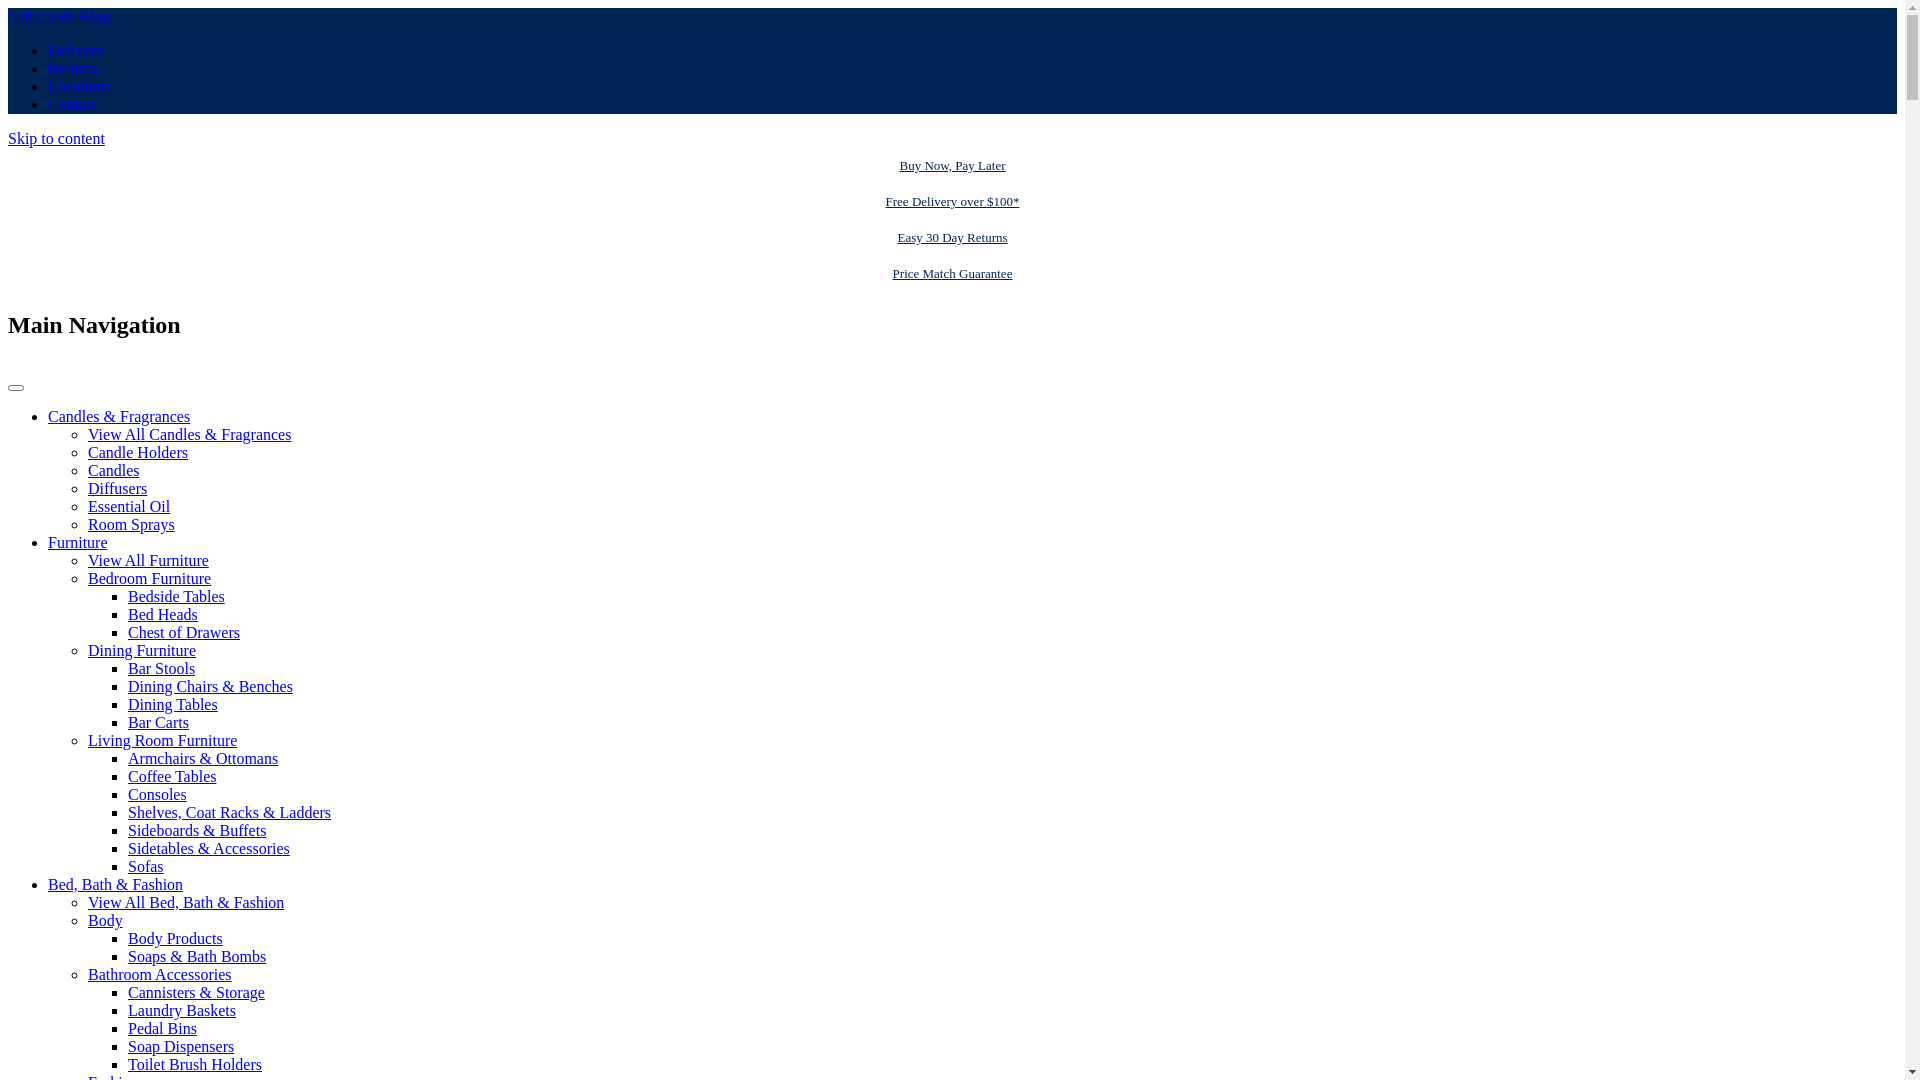 The image size is (1920, 1080). Describe the element at coordinates (86, 523) in the screenshot. I see `'Room Sprays'` at that location.